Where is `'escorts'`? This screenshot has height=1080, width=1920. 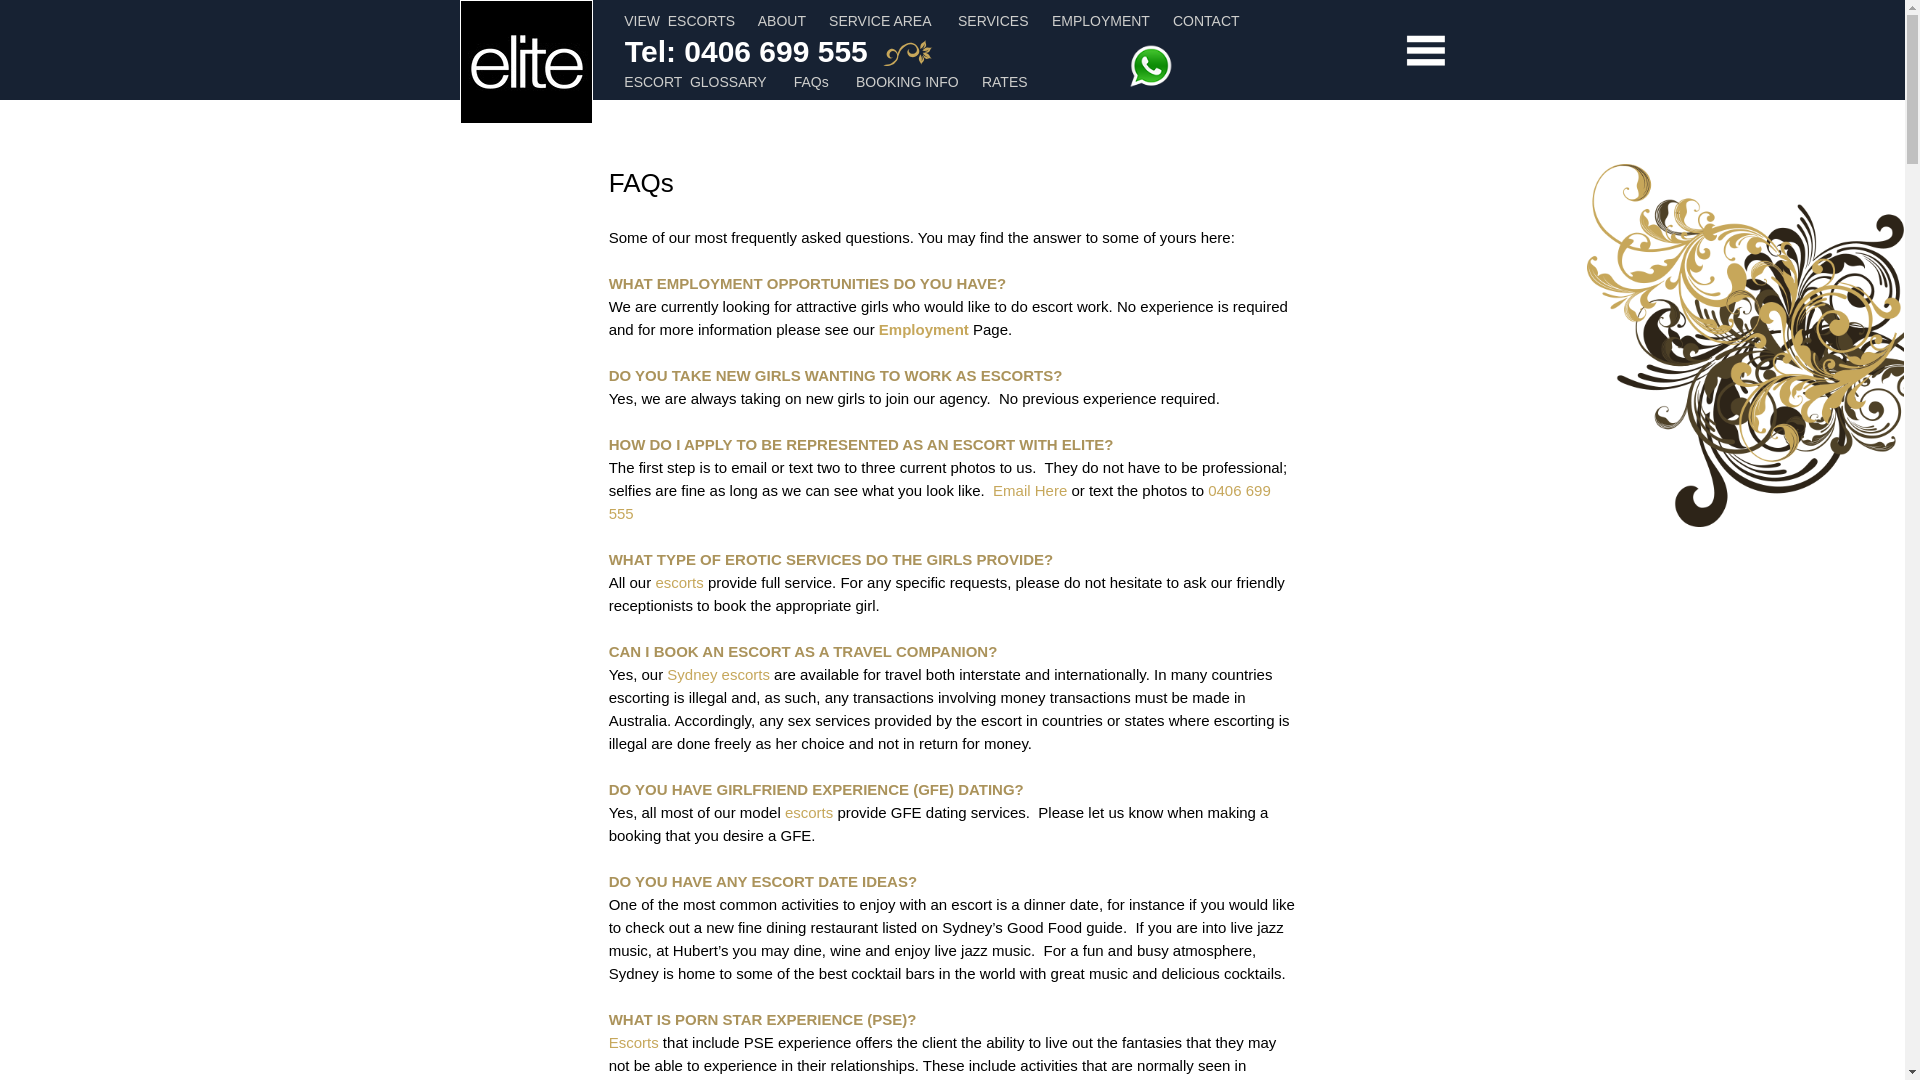
'escorts' is located at coordinates (654, 582).